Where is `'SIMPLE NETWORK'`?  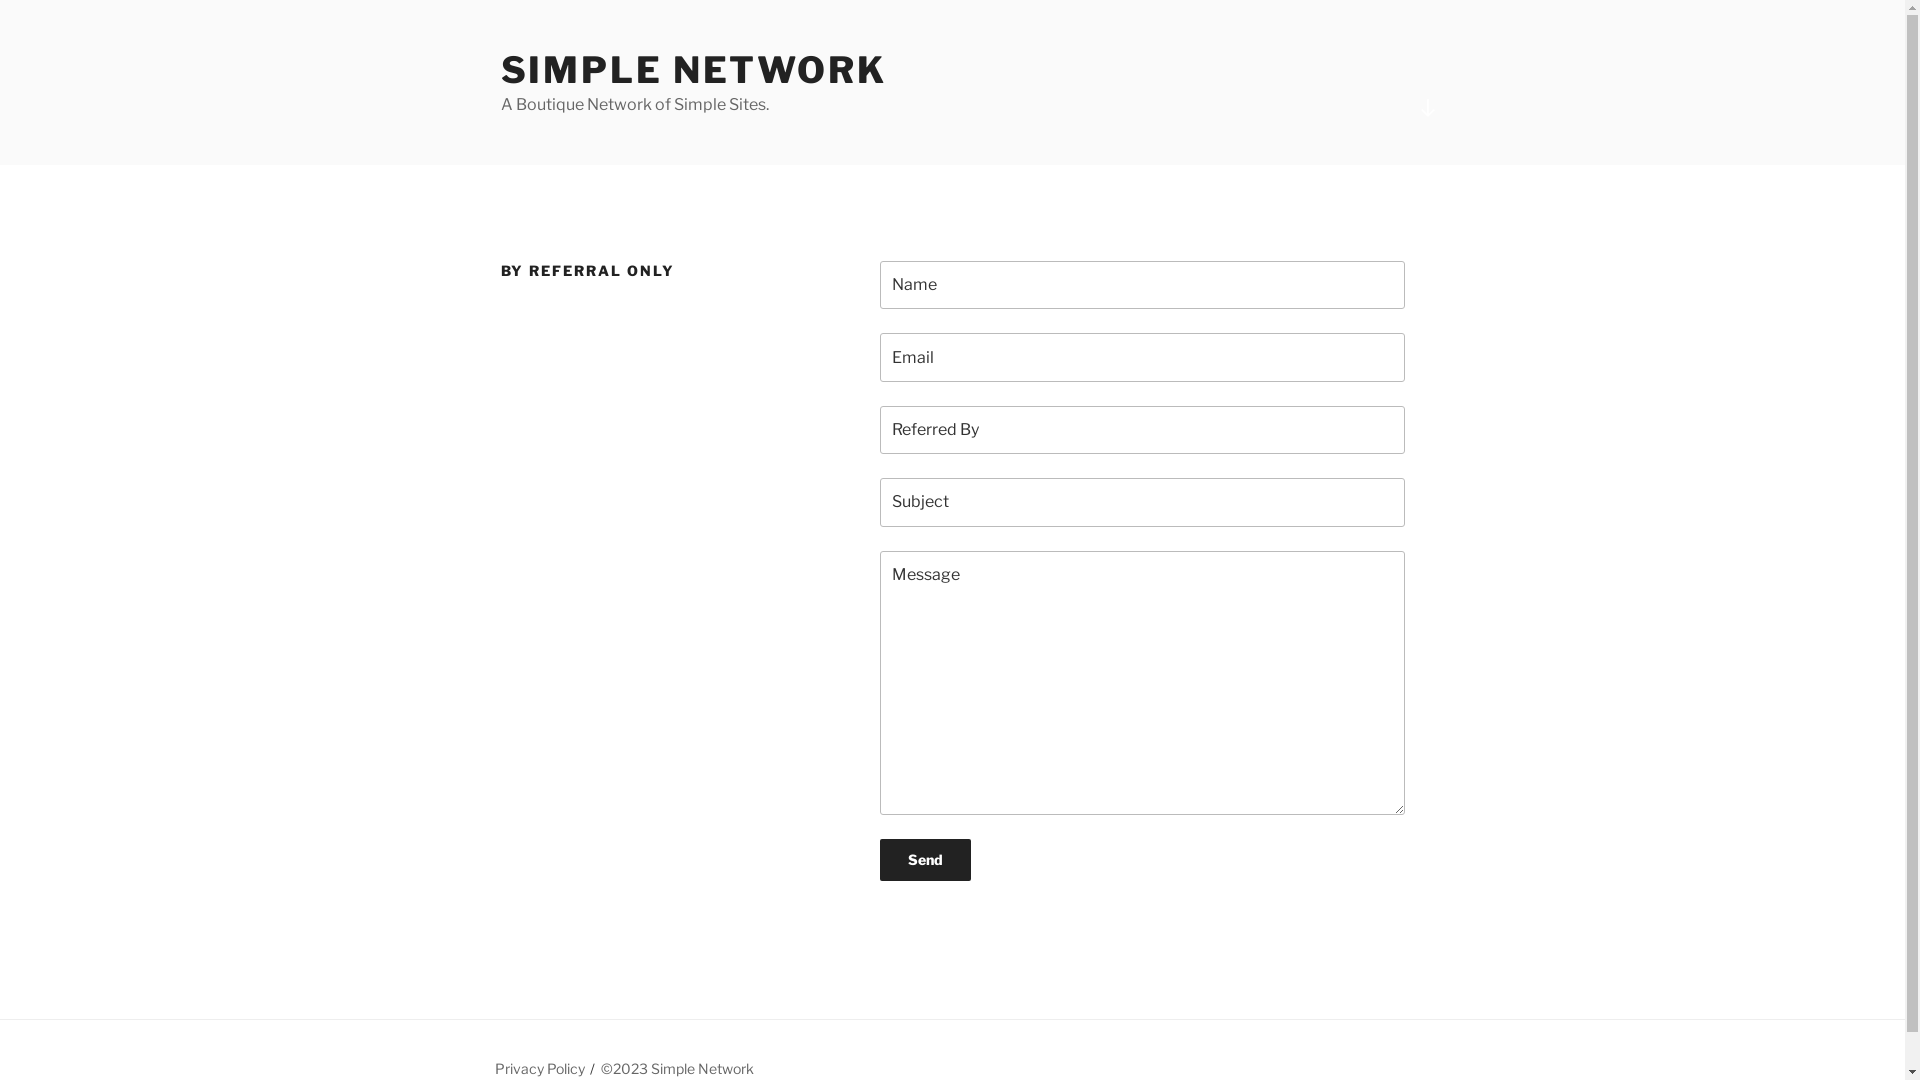
'SIMPLE NETWORK' is located at coordinates (692, 68).